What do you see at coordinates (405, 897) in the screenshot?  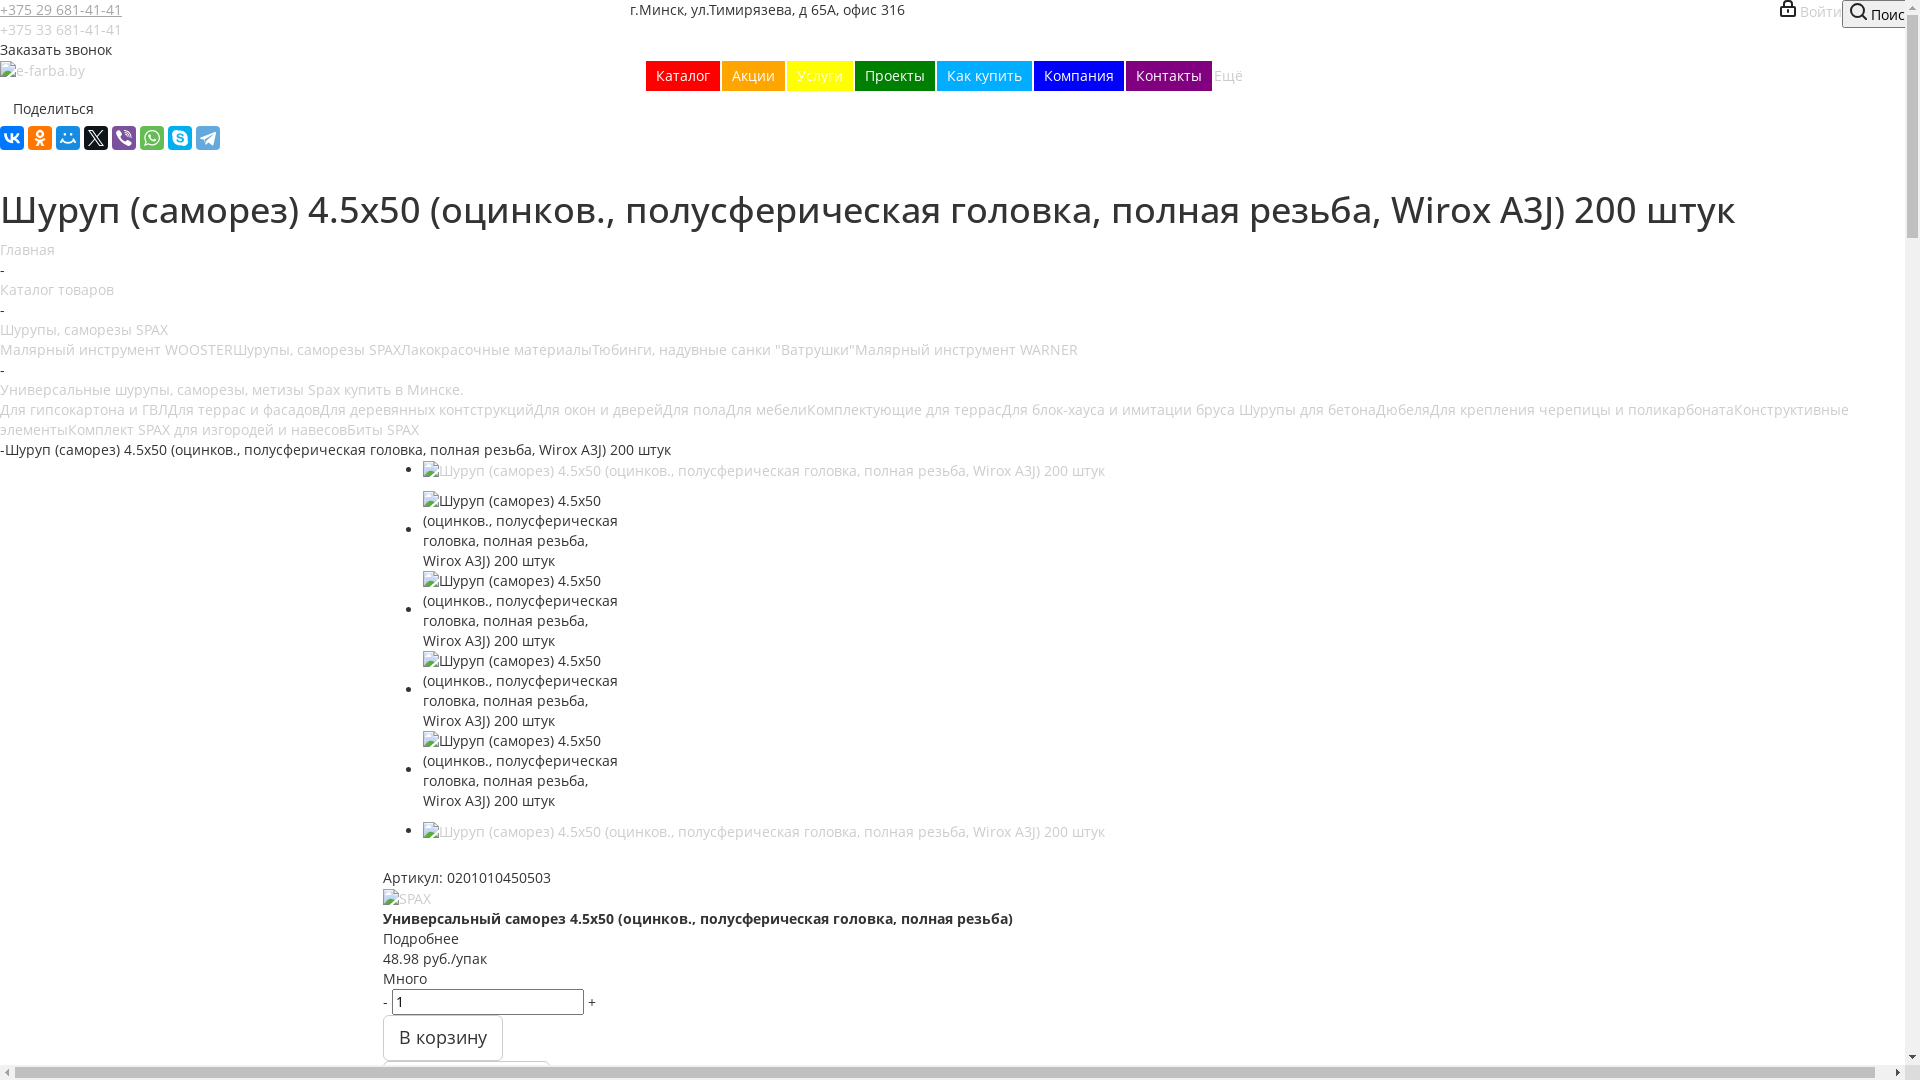 I see `' SPAX'` at bounding box center [405, 897].